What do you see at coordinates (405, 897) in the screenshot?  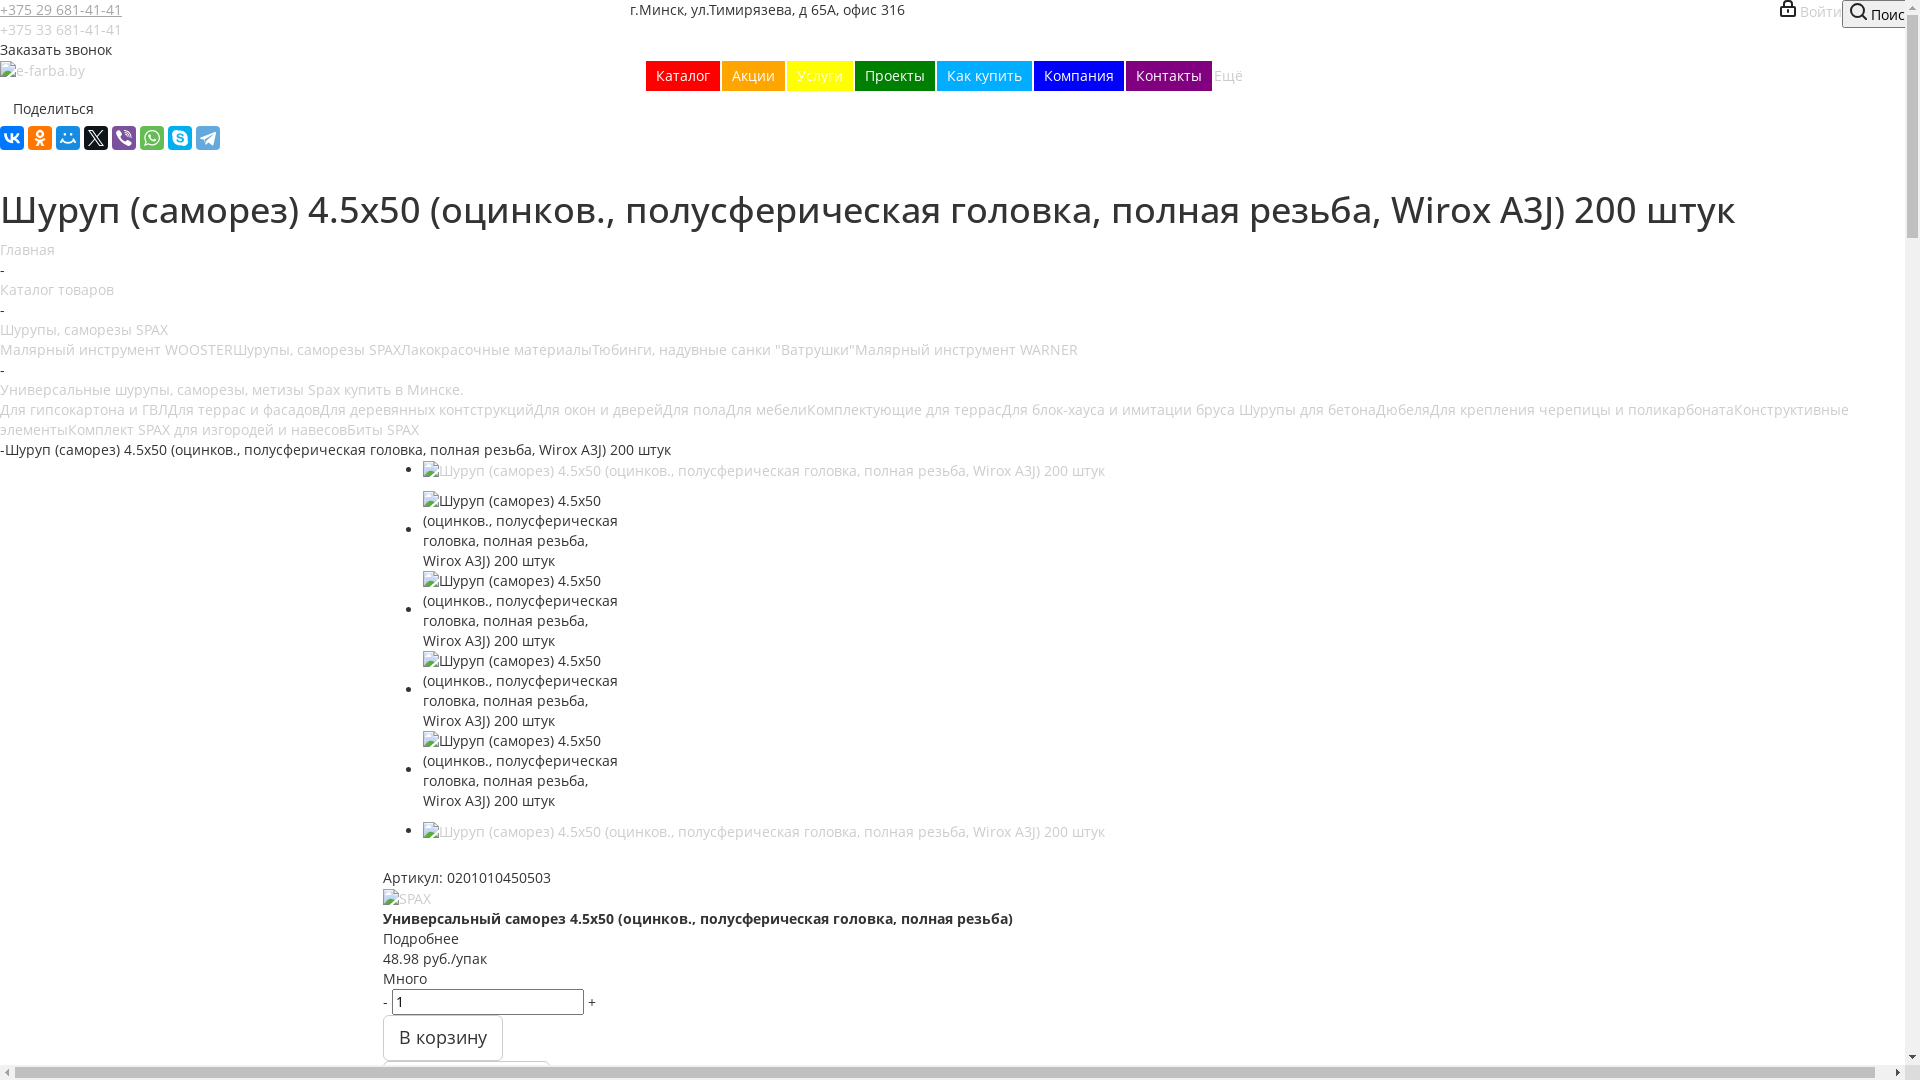 I see `' SPAX'` at bounding box center [405, 897].